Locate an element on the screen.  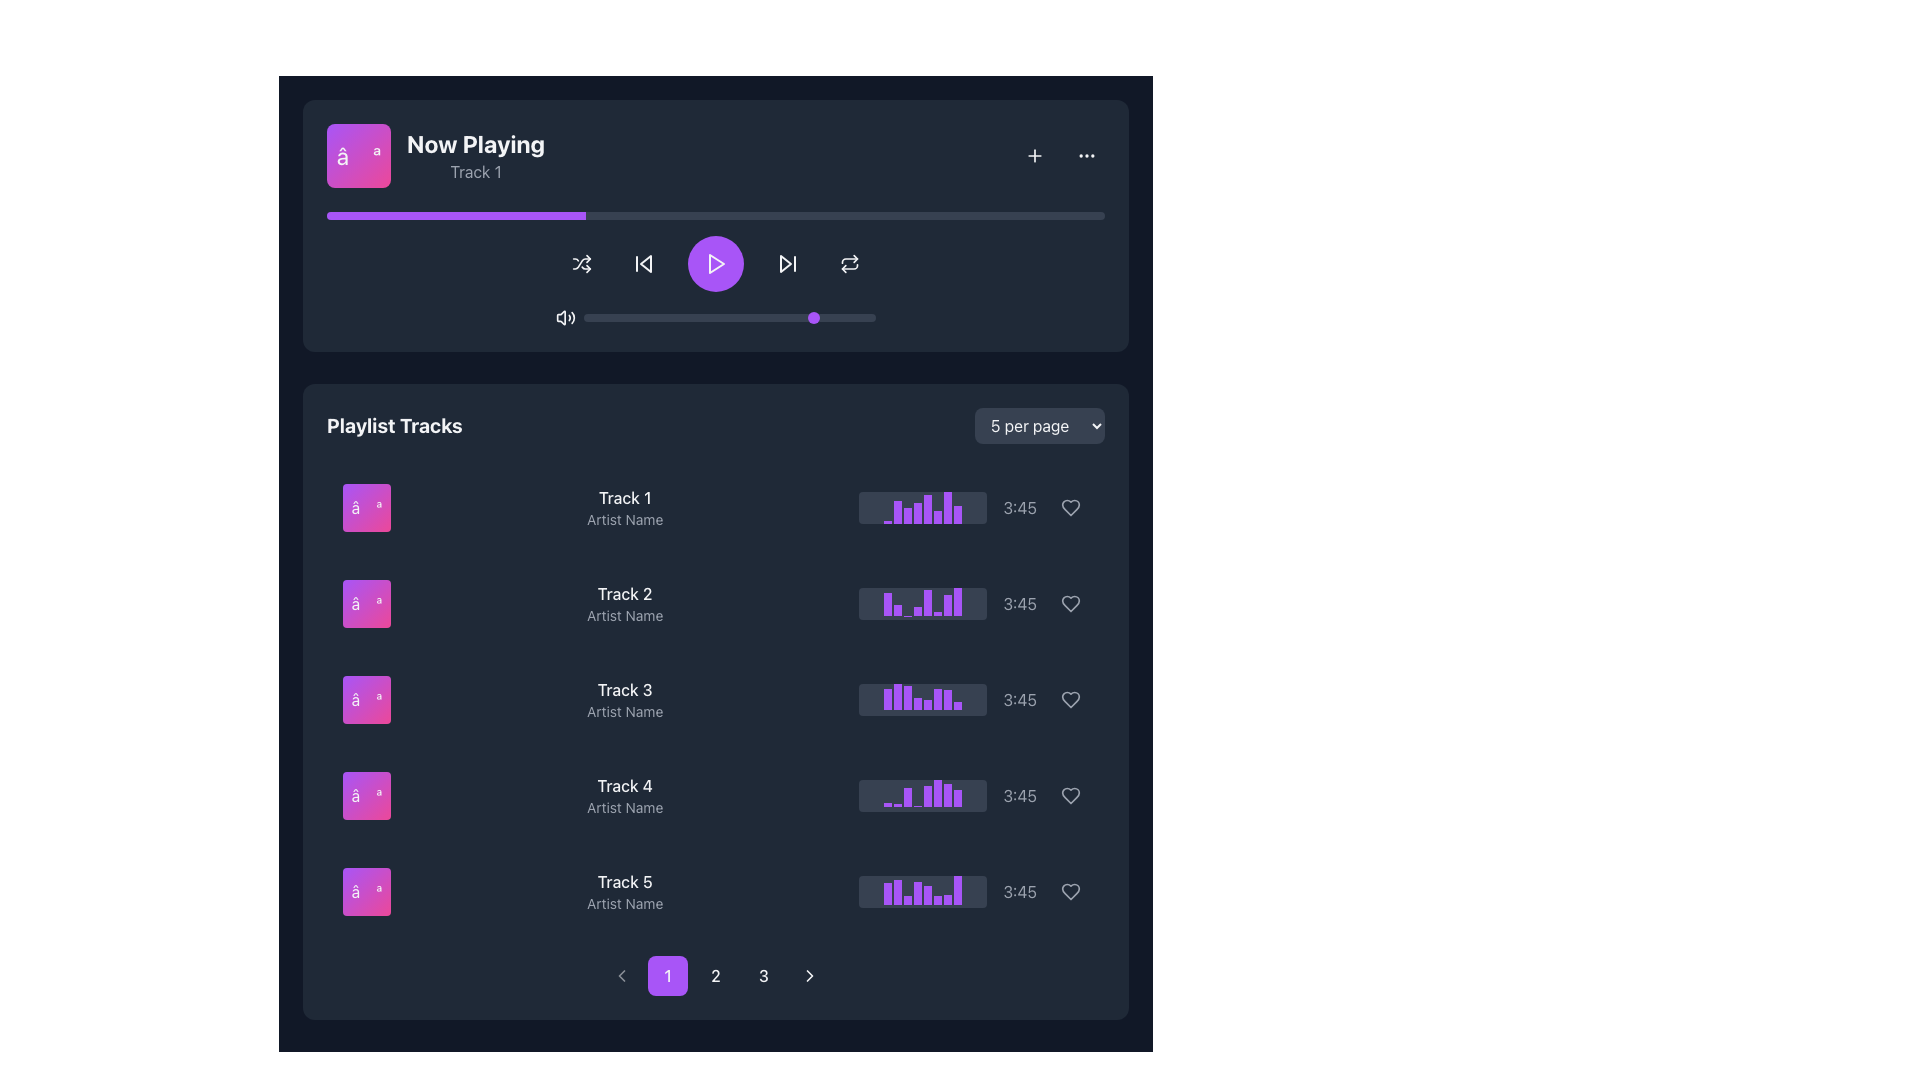
the fourth vertical purple bar in the data visualization chart is located at coordinates (917, 512).